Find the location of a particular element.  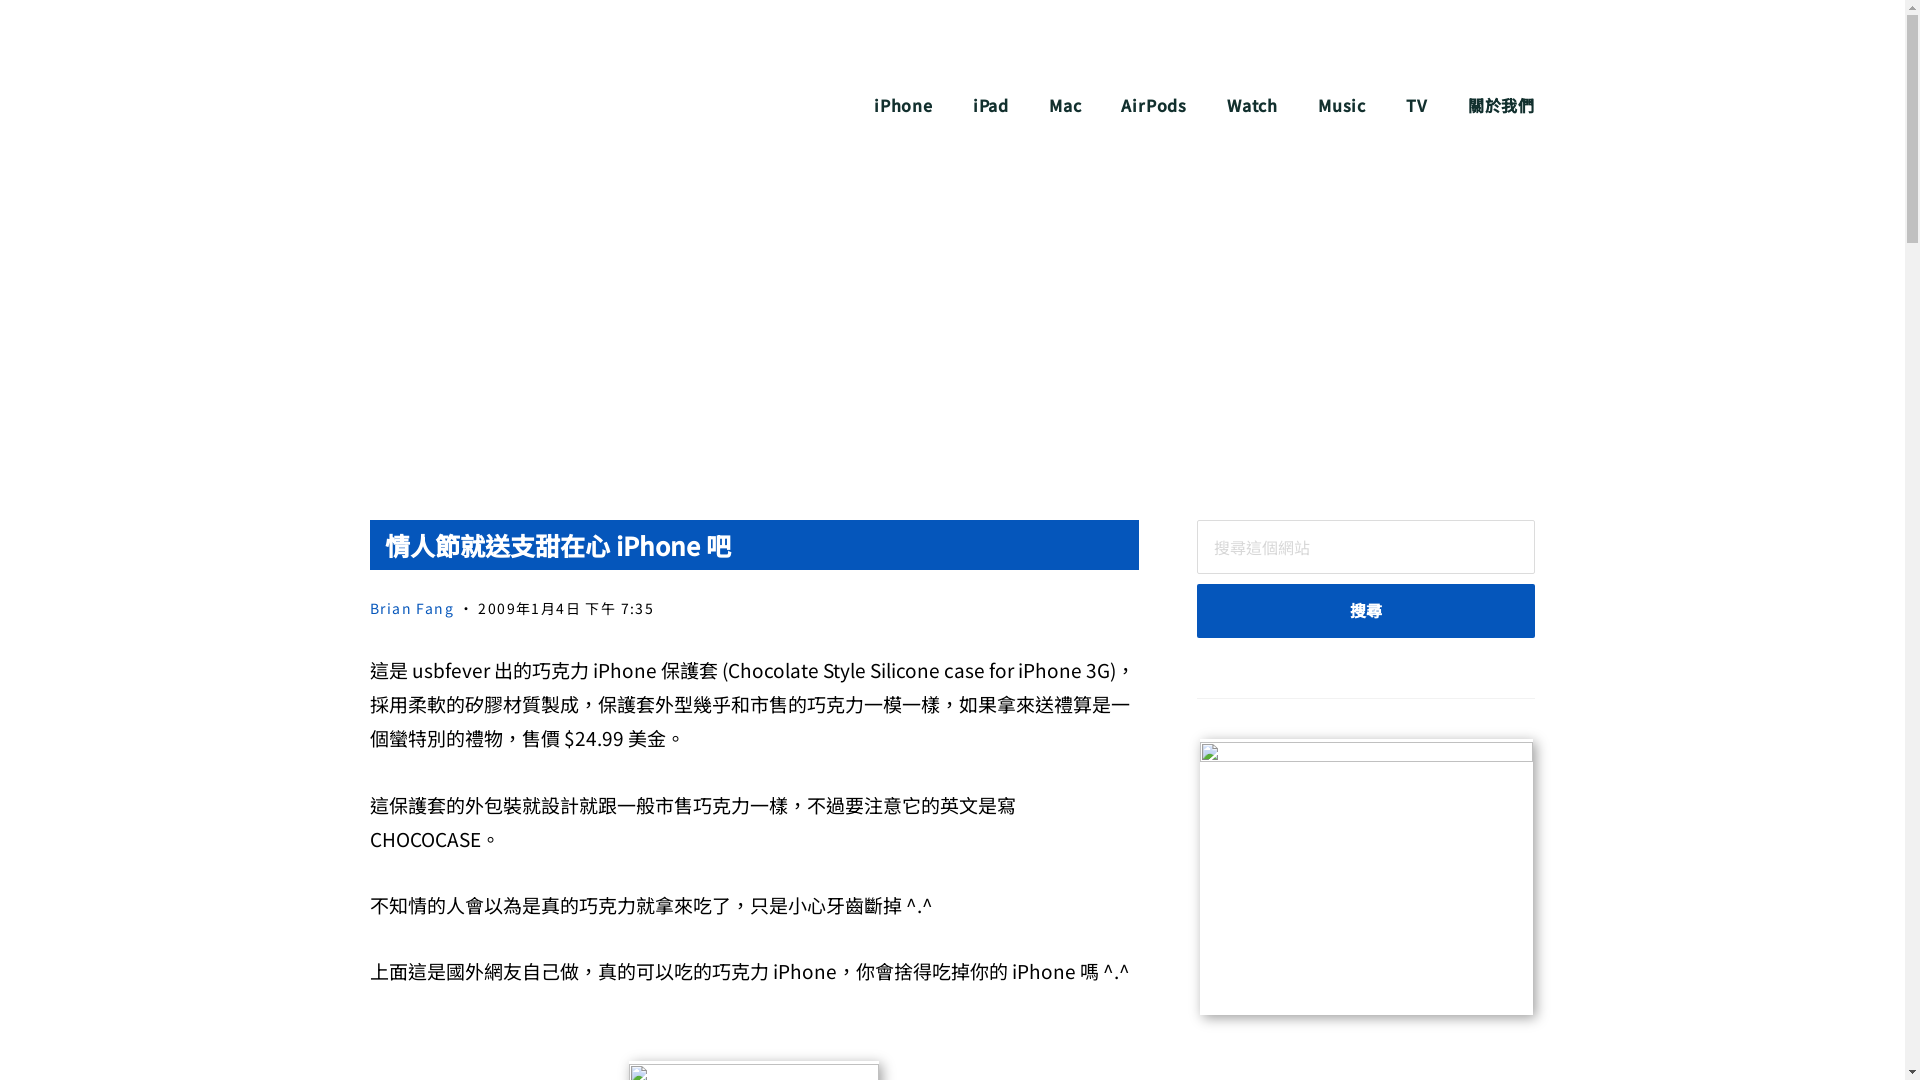

'Advertisement' is located at coordinates (950, 338).